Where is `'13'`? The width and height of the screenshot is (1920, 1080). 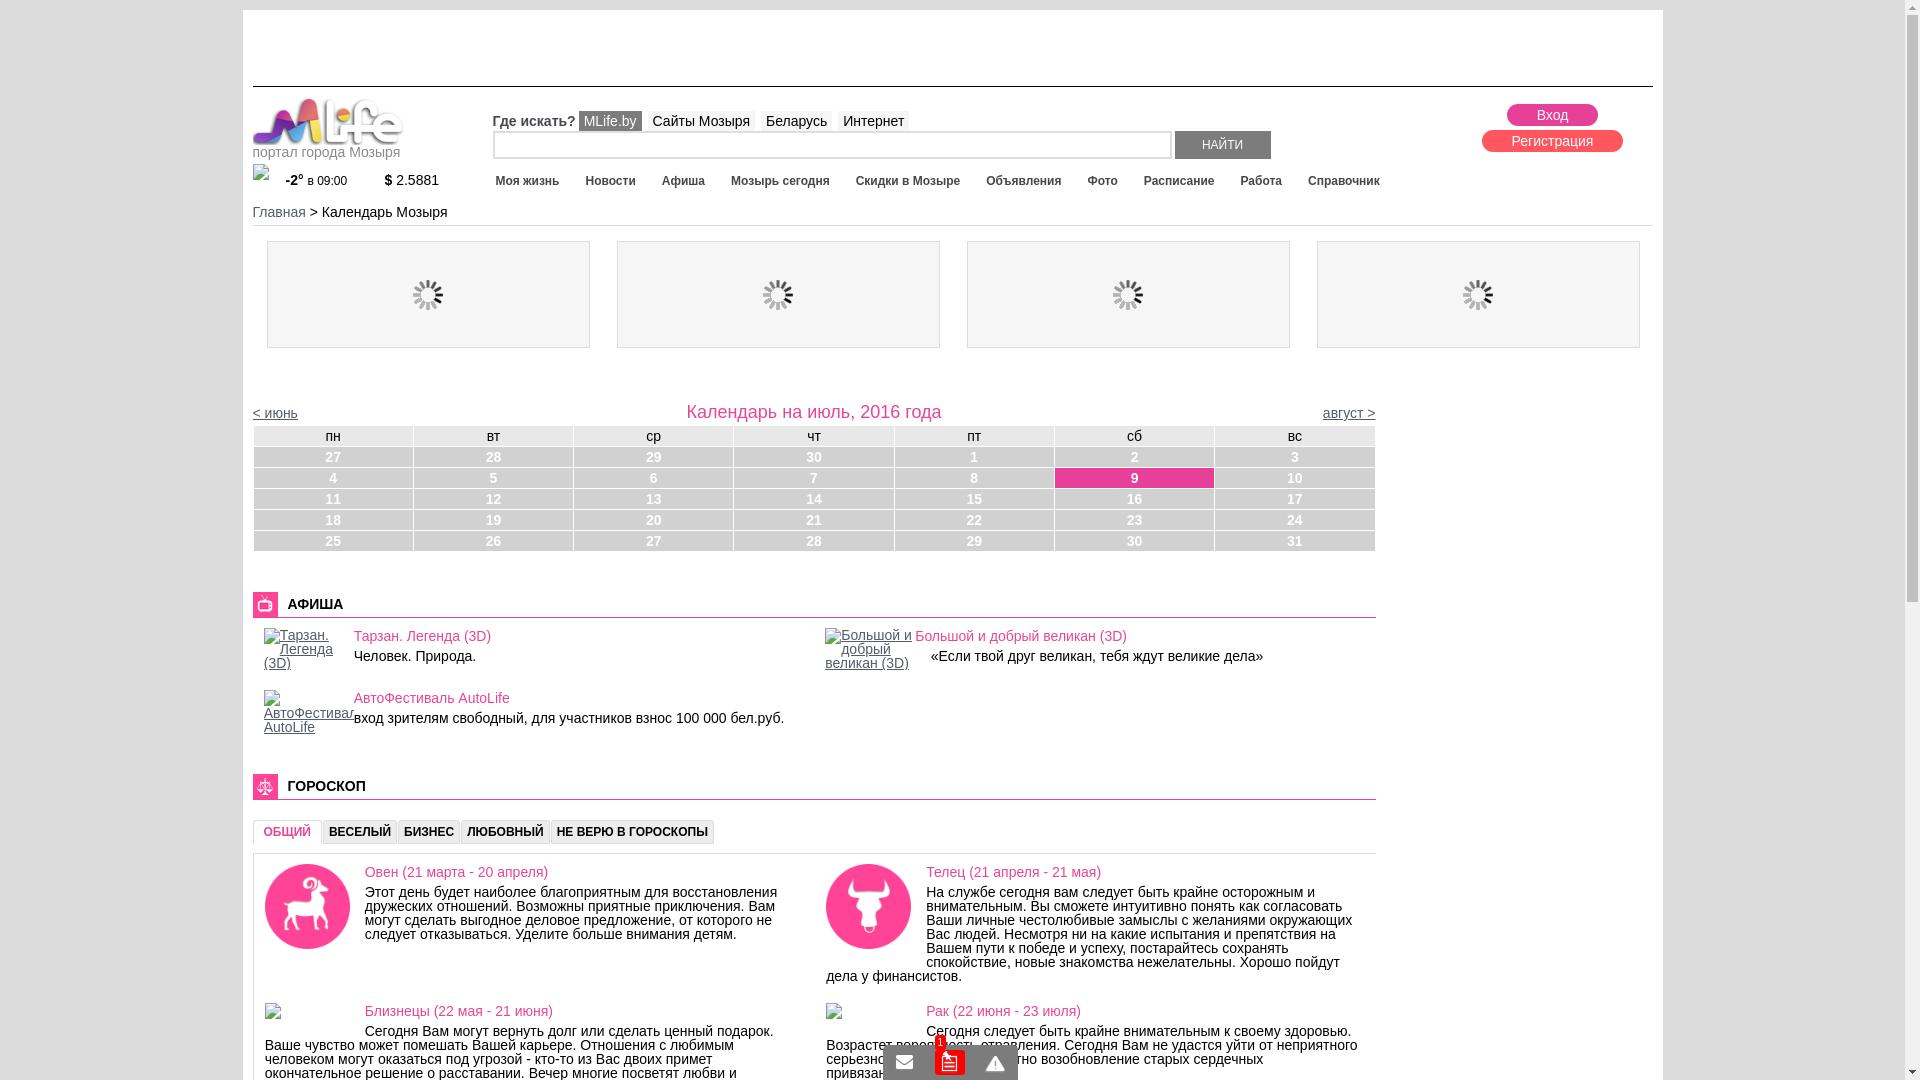
'13' is located at coordinates (653, 497).